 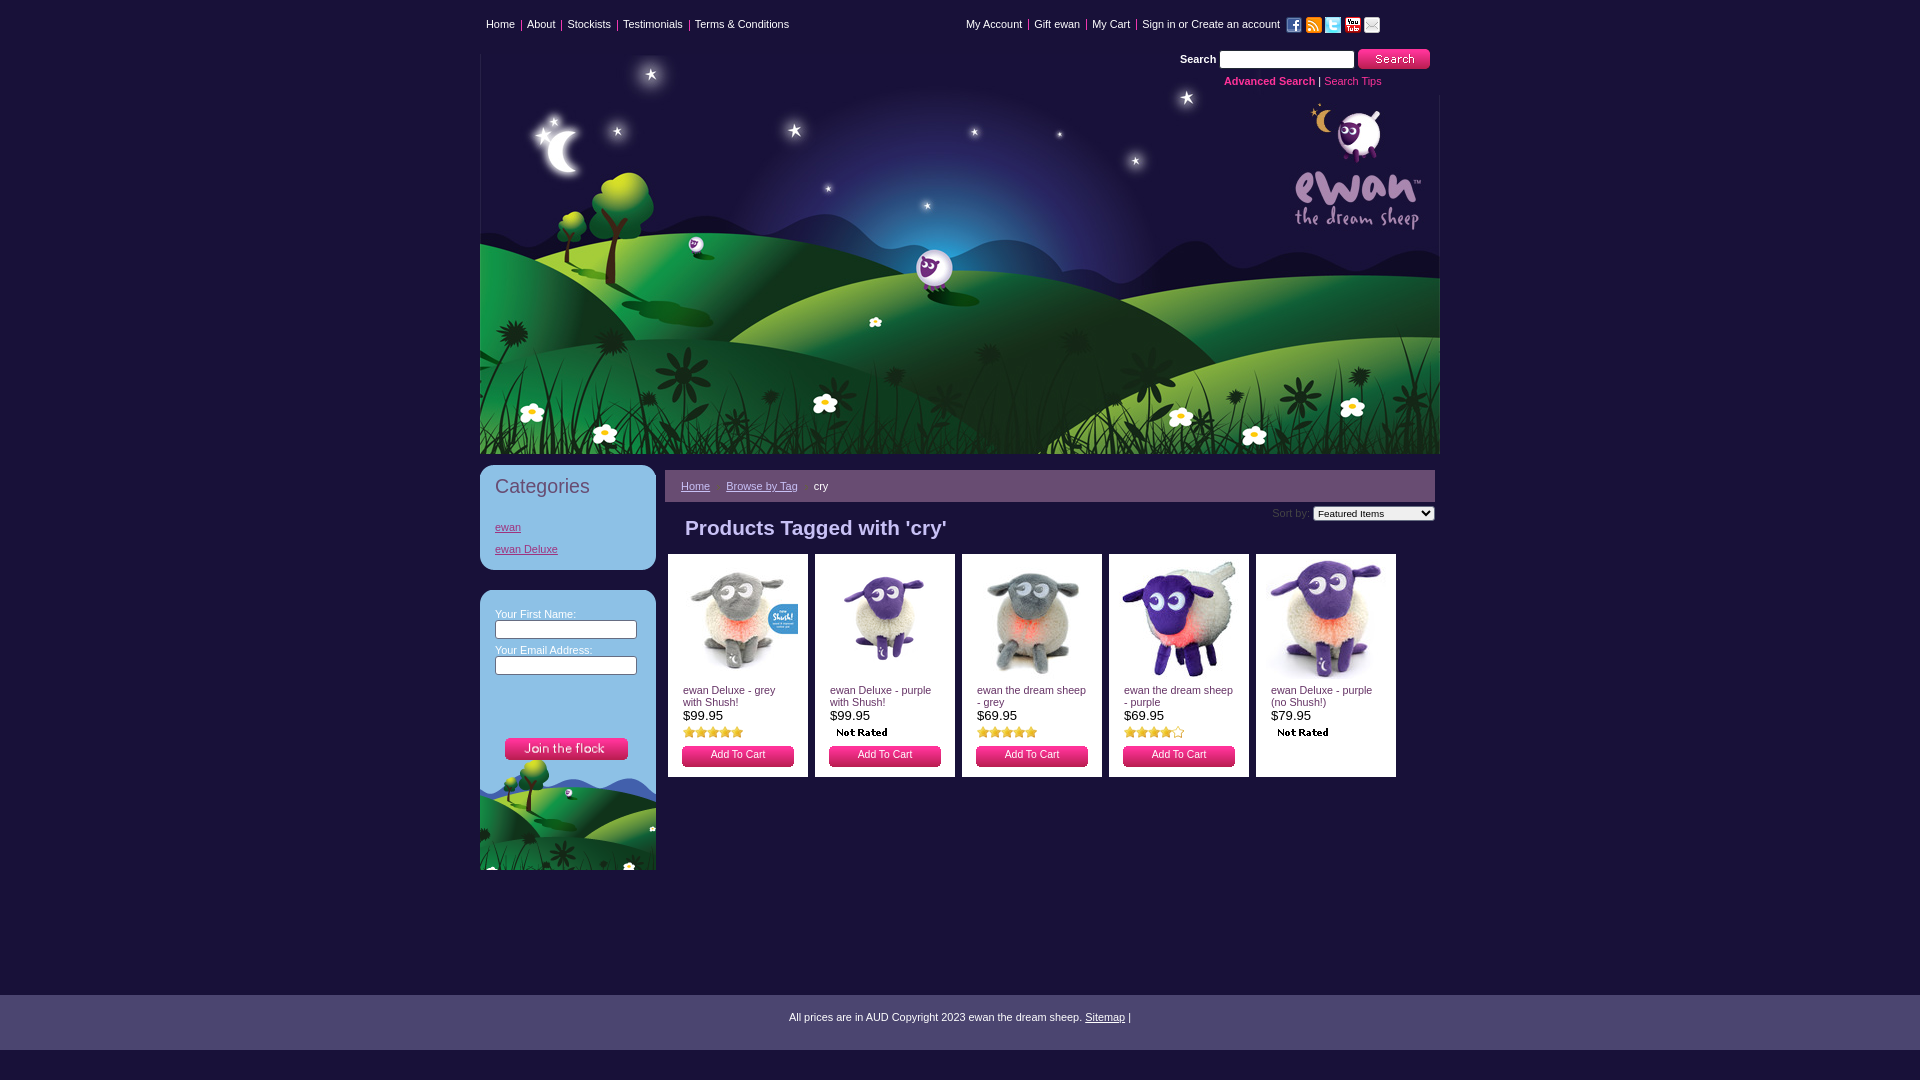 I want to click on 'Terms & Conditions', so click(x=741, y=27).